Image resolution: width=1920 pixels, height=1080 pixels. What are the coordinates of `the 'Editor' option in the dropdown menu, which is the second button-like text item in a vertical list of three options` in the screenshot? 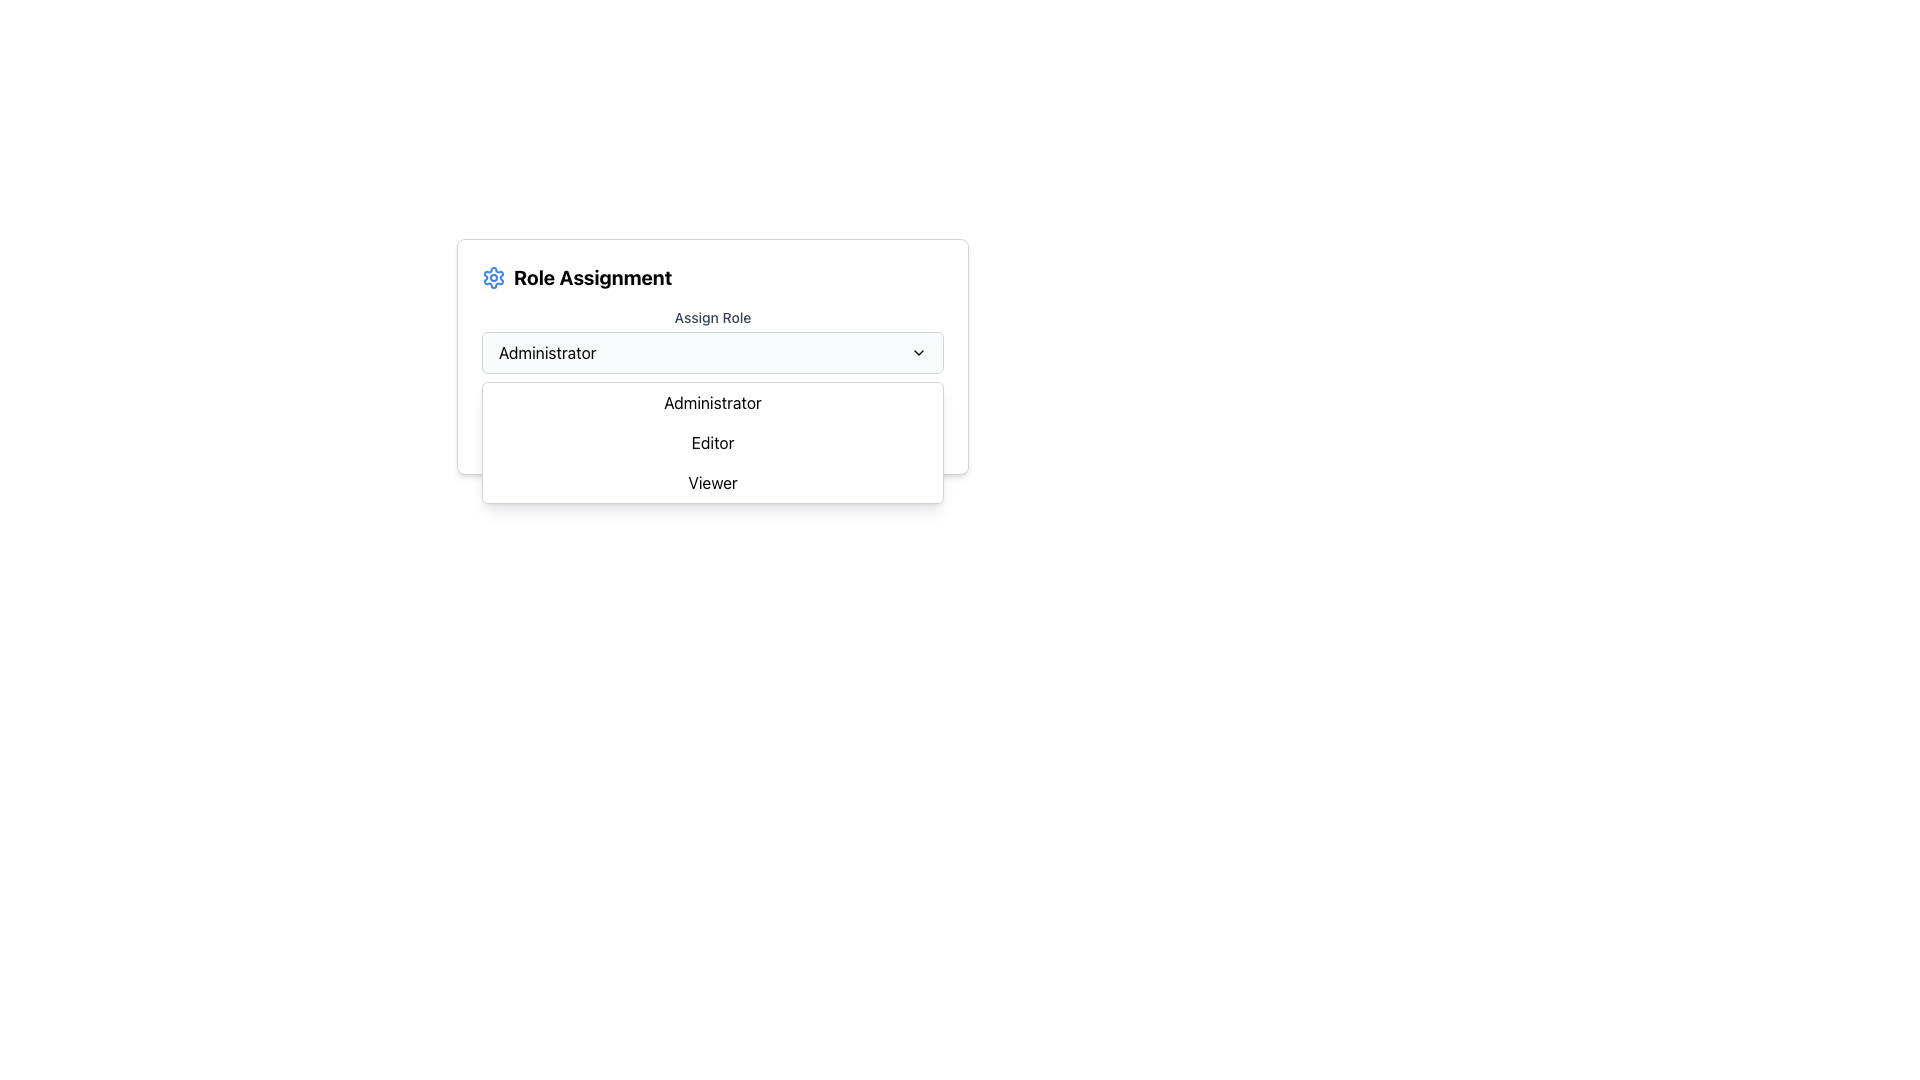 It's located at (713, 442).